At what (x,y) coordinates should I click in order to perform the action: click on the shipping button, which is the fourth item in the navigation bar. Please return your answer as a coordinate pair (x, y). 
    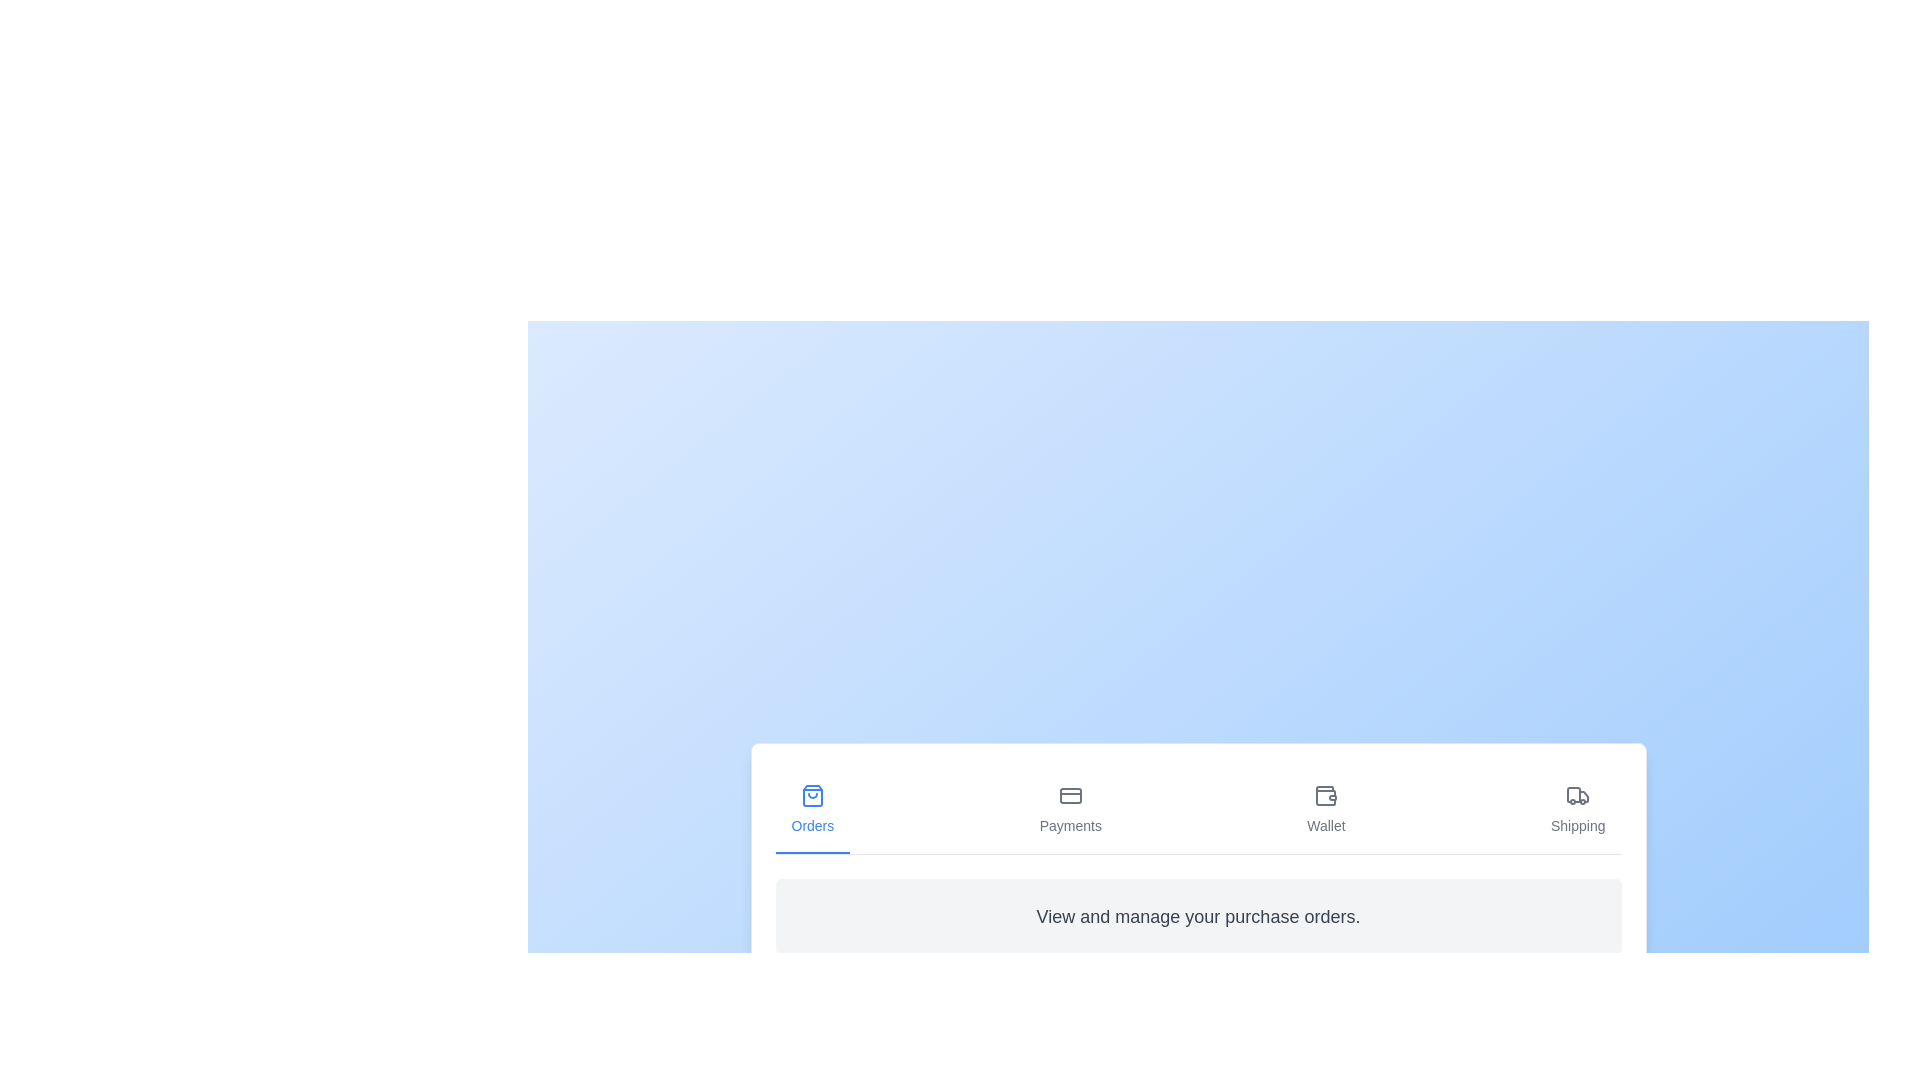
    Looking at the image, I should click on (1577, 810).